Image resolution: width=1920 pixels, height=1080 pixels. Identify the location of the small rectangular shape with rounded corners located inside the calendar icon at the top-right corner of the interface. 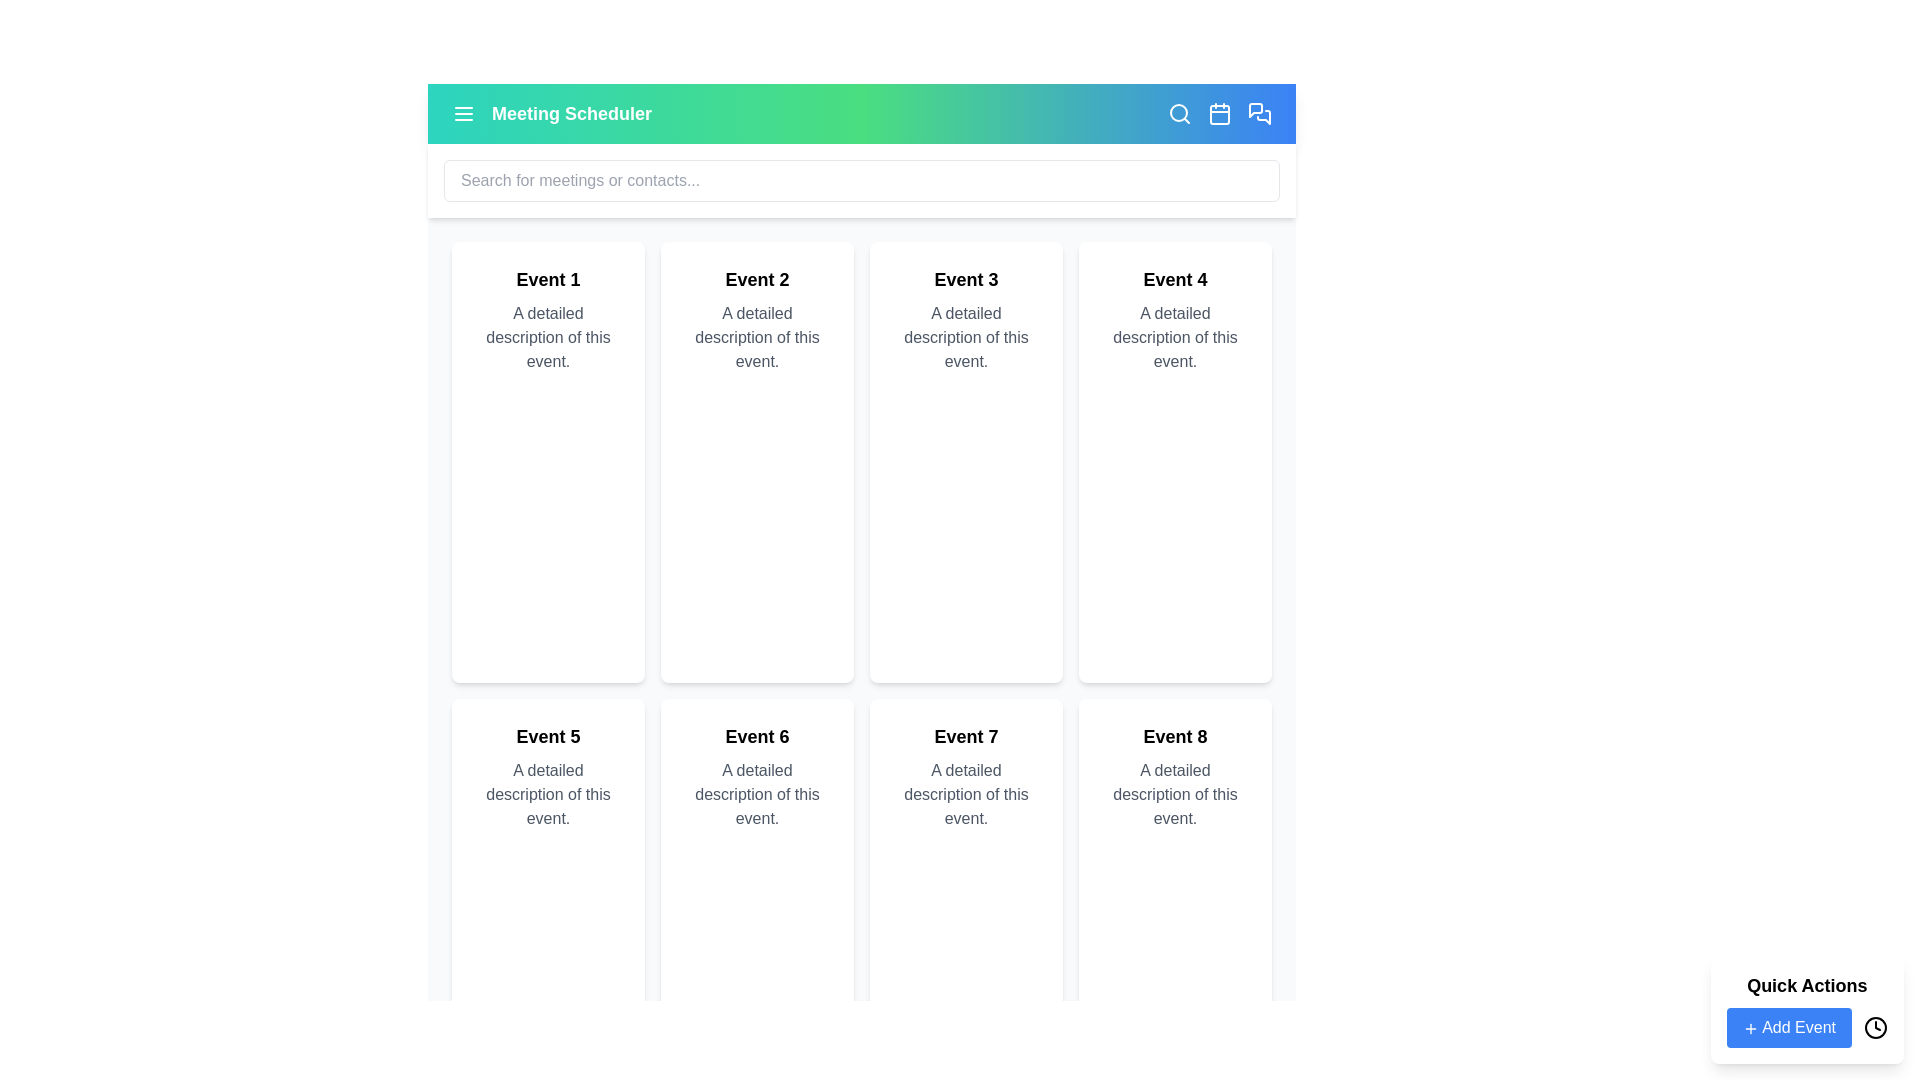
(1218, 115).